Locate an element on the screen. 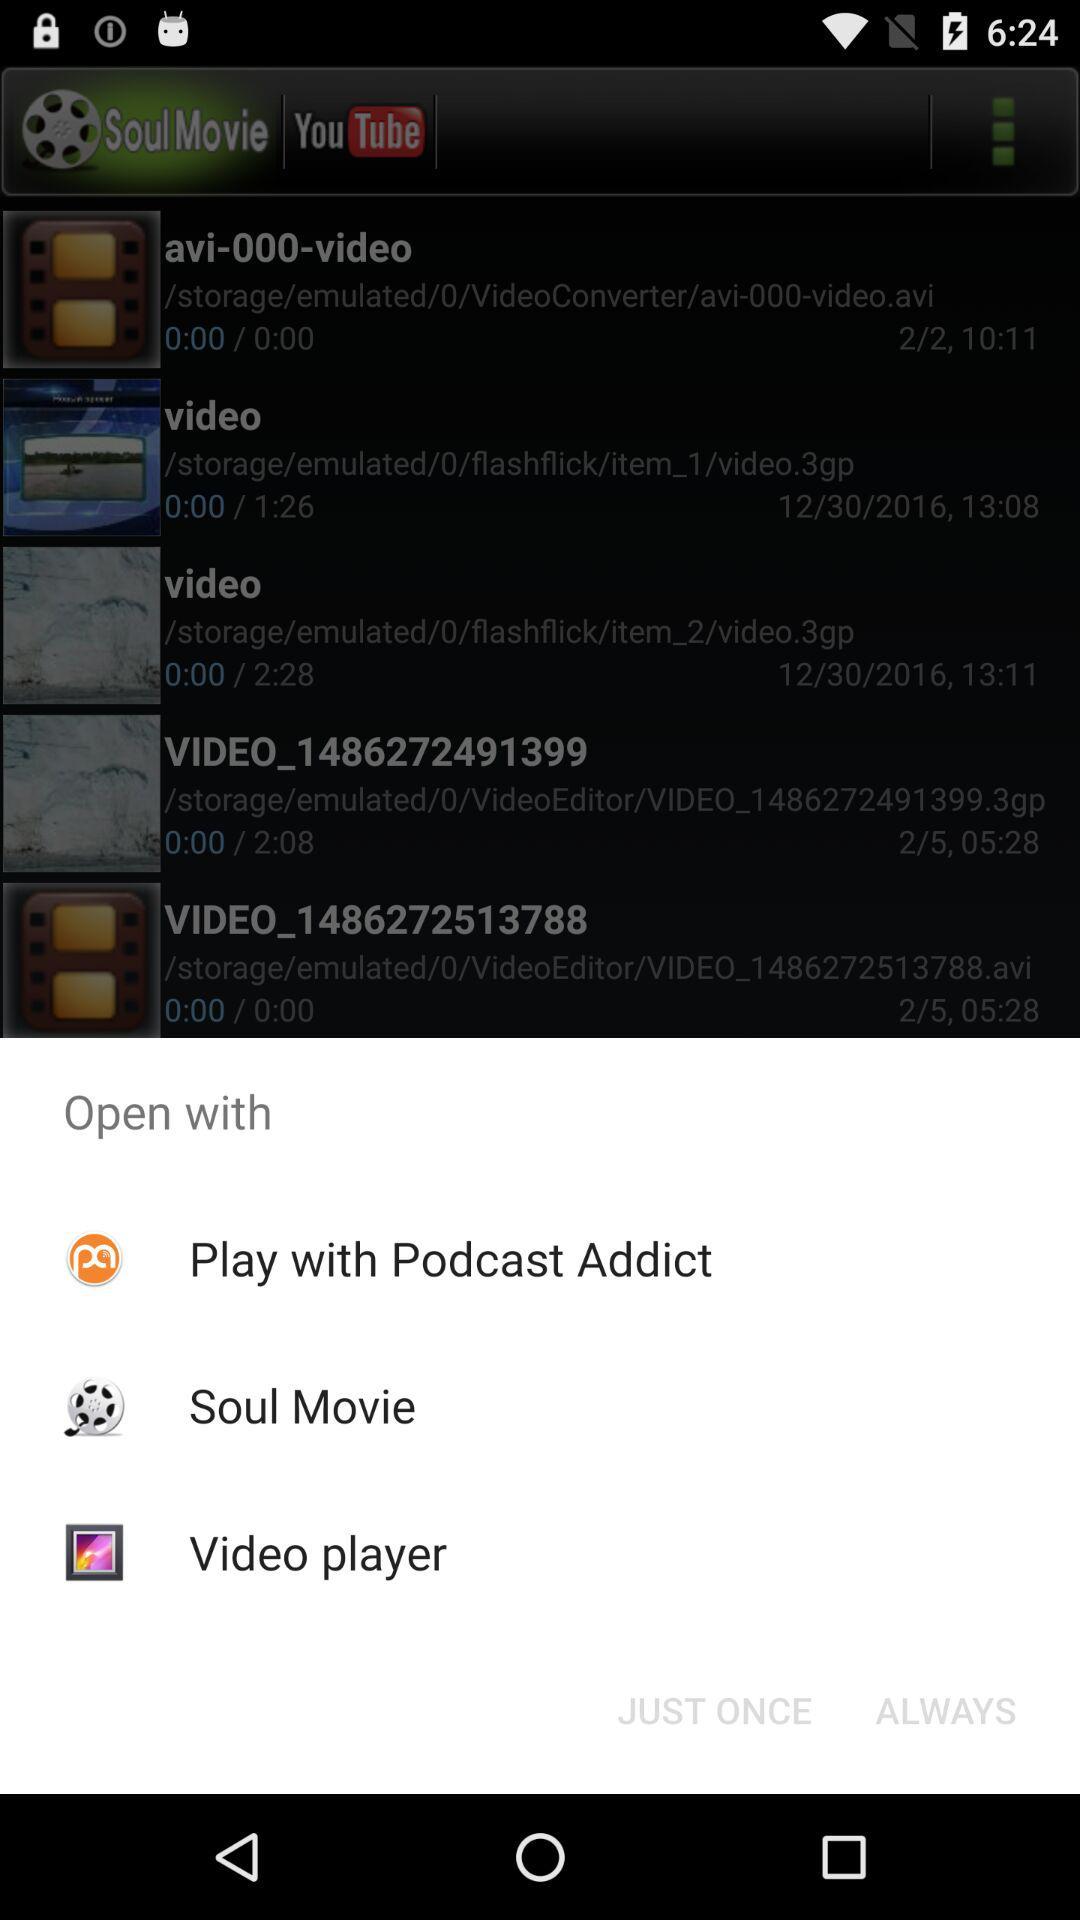 This screenshot has height=1920, width=1080. video player is located at coordinates (316, 1551).